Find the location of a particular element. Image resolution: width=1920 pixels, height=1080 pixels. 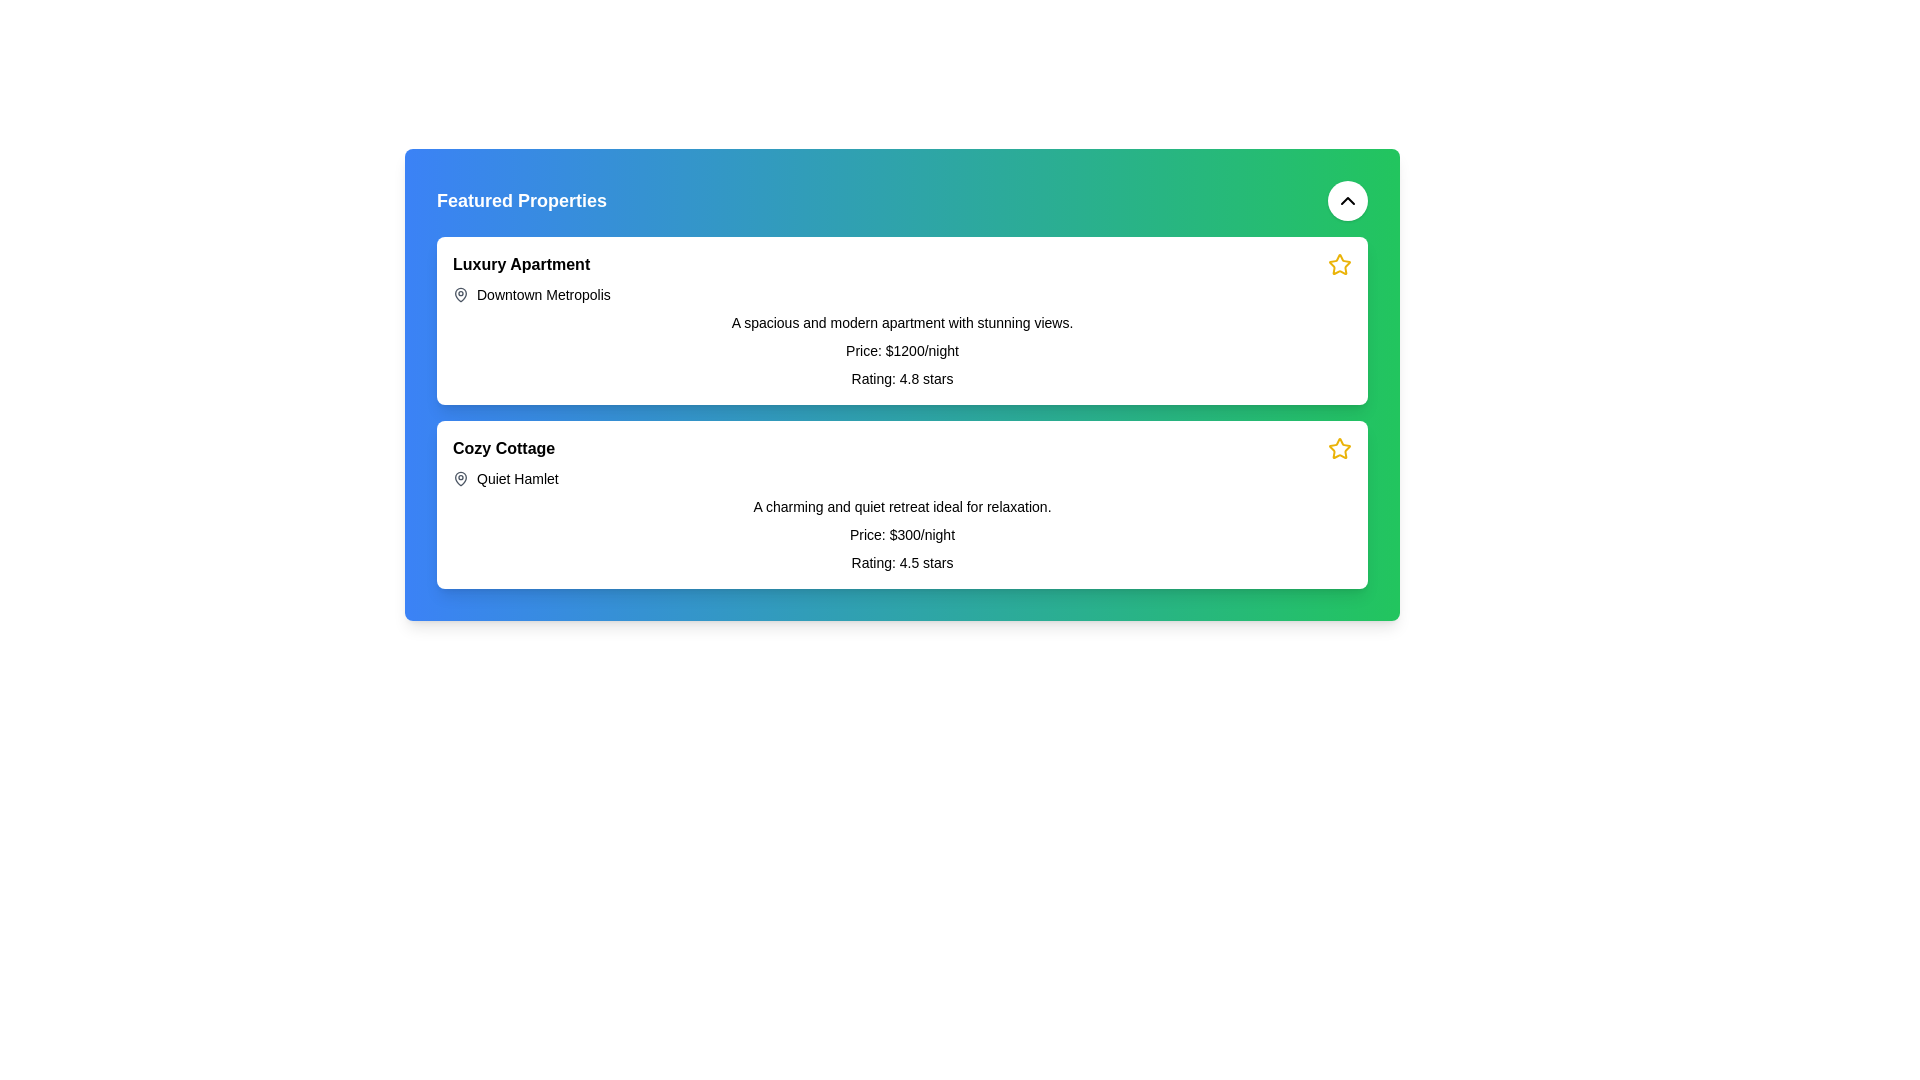

text content of the label displaying the nightly price of the listed property located in the second card under the 'Featured Properties' section, positioned centrally below the description text and above the rating information is located at coordinates (901, 534).